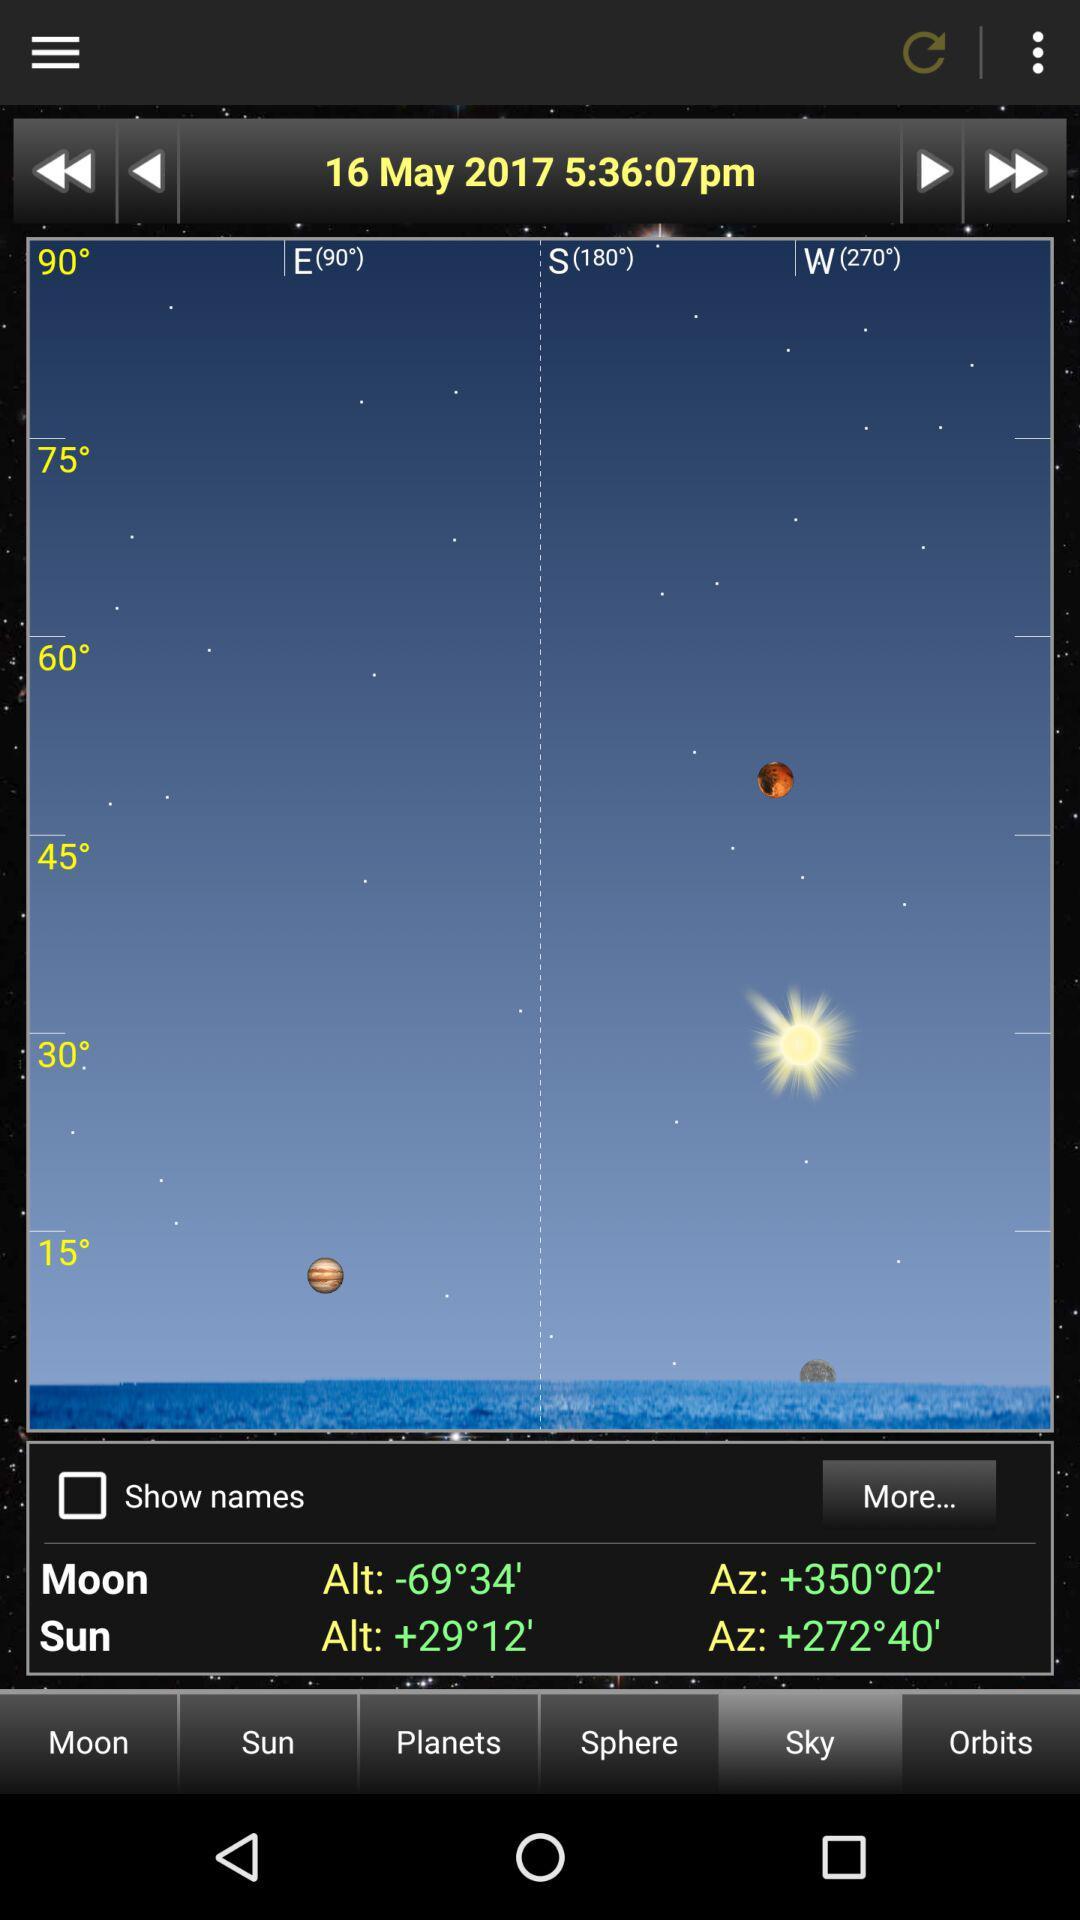 This screenshot has height=1920, width=1080. What do you see at coordinates (932, 171) in the screenshot?
I see `advance frame` at bounding box center [932, 171].